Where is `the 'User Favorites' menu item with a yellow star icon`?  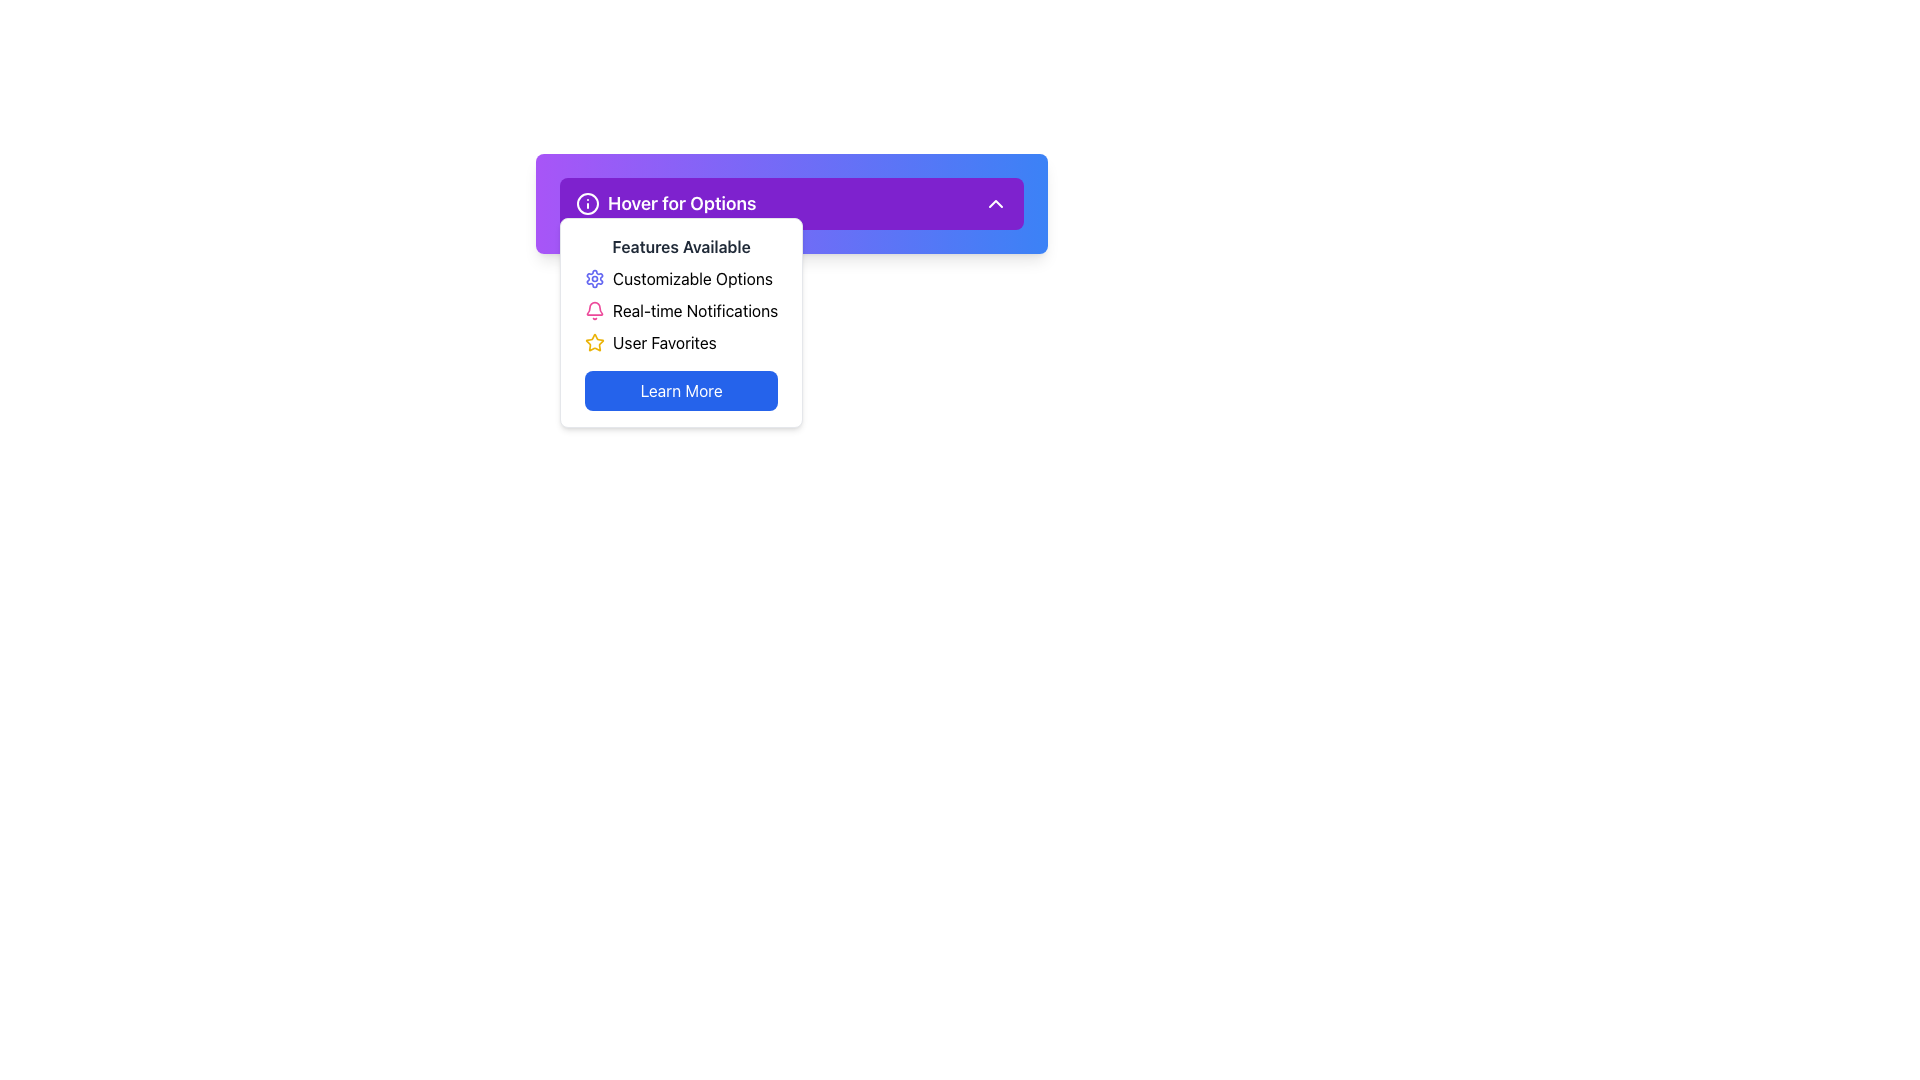 the 'User Favorites' menu item with a yellow star icon is located at coordinates (664, 342).